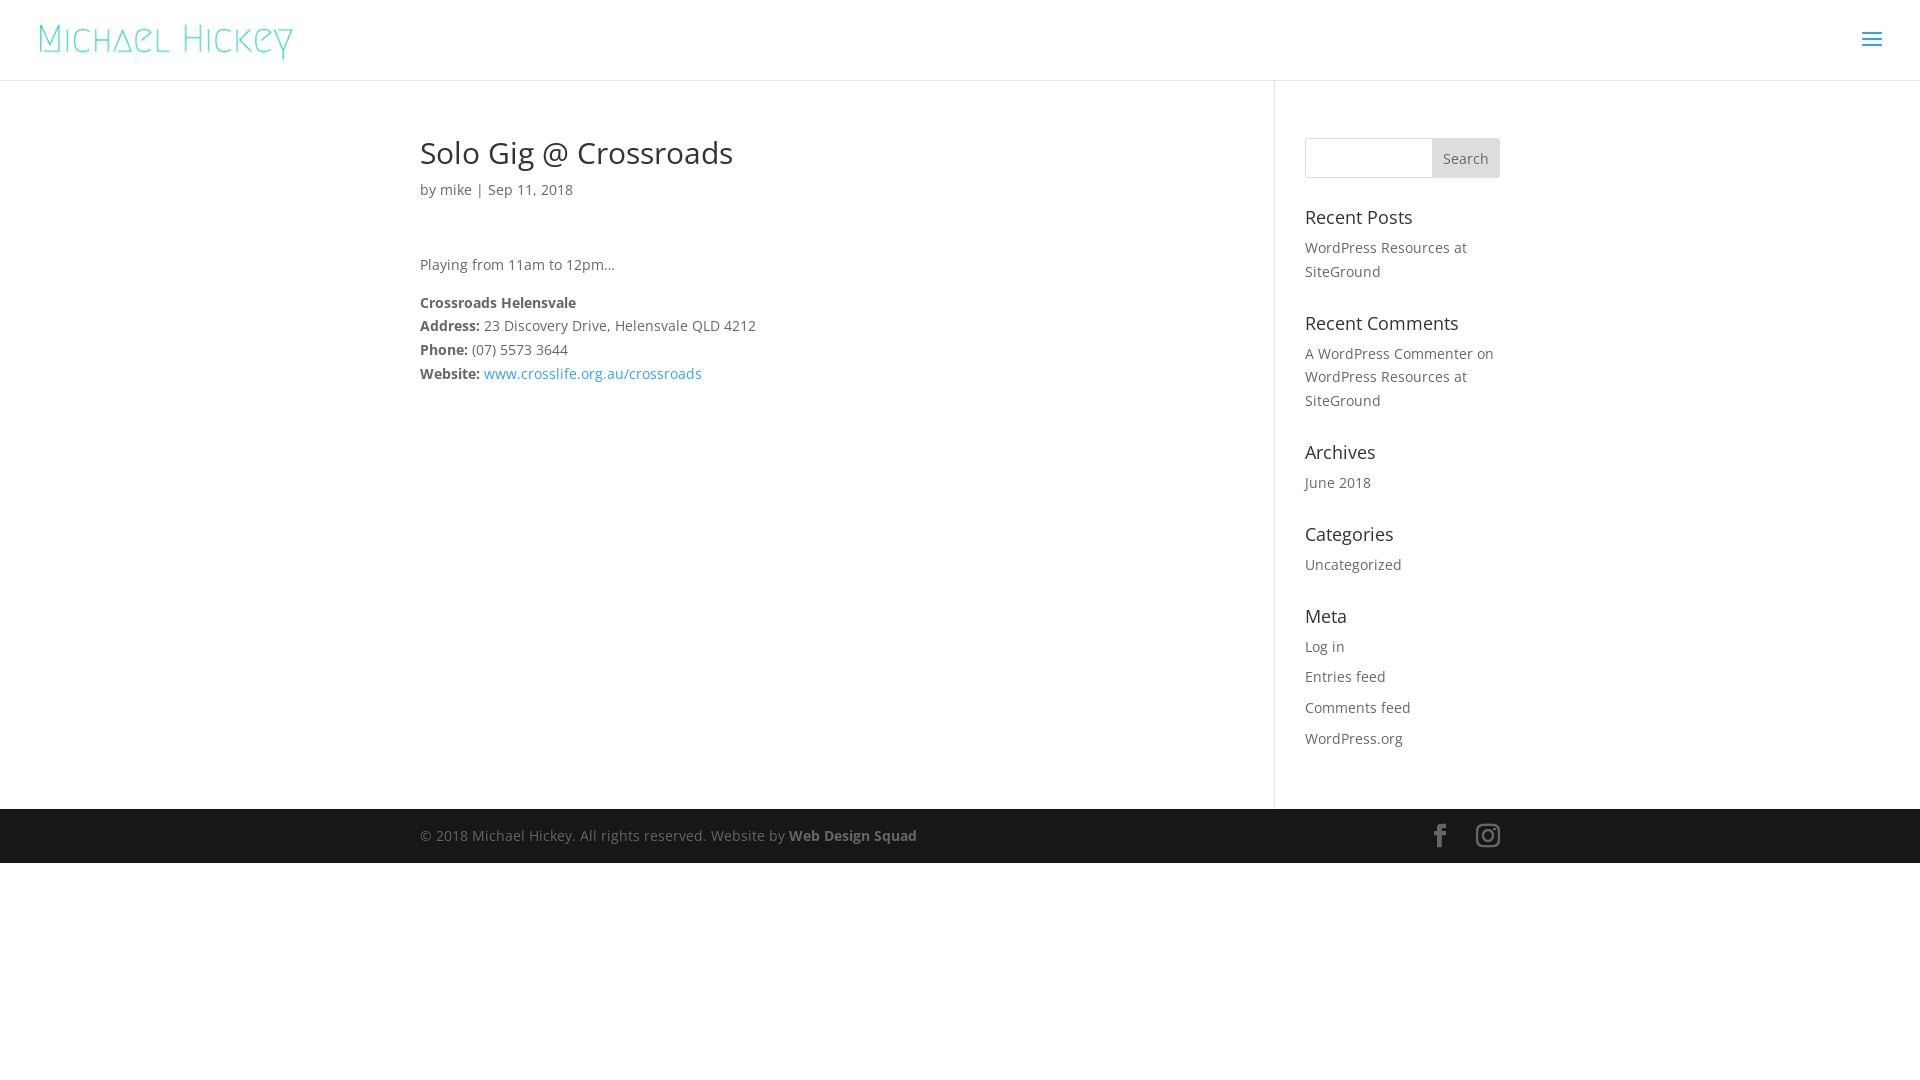 This screenshot has width=1920, height=1080. I want to click on 'Web Design Squad', so click(853, 835).